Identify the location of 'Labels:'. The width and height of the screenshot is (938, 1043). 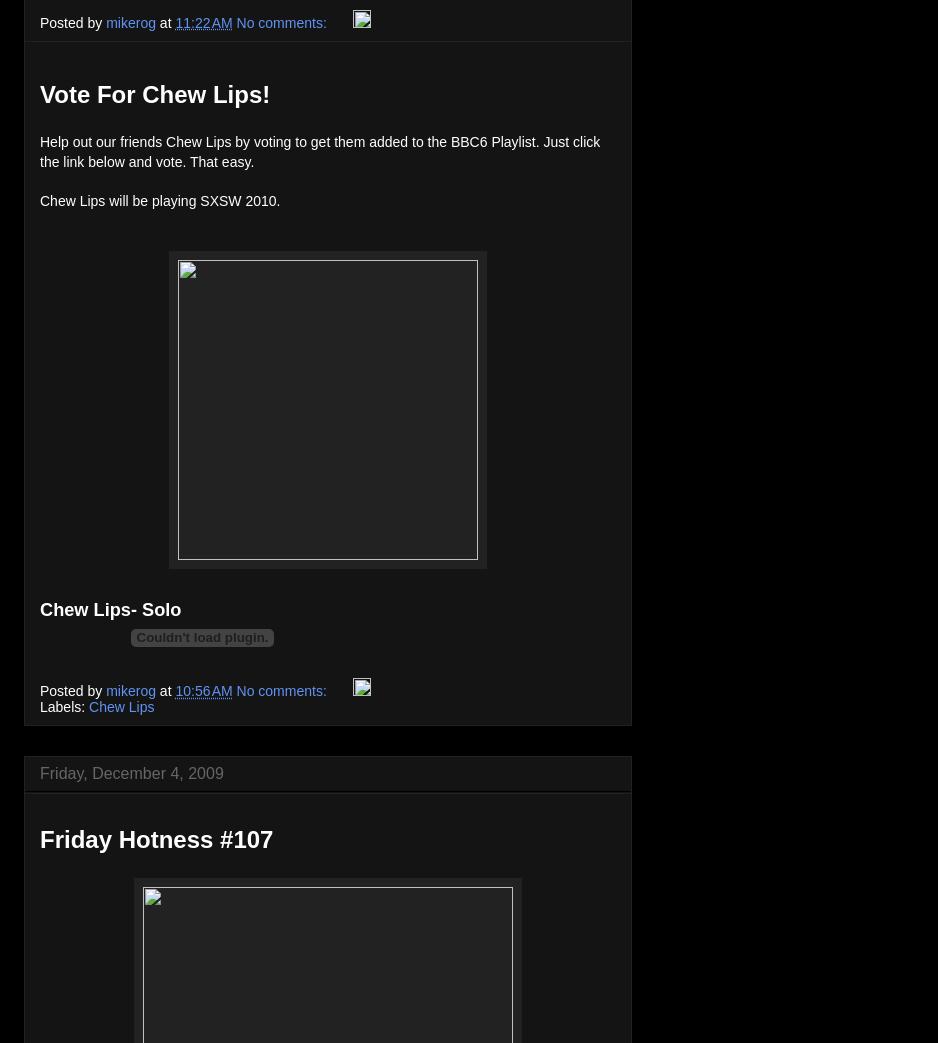
(63, 707).